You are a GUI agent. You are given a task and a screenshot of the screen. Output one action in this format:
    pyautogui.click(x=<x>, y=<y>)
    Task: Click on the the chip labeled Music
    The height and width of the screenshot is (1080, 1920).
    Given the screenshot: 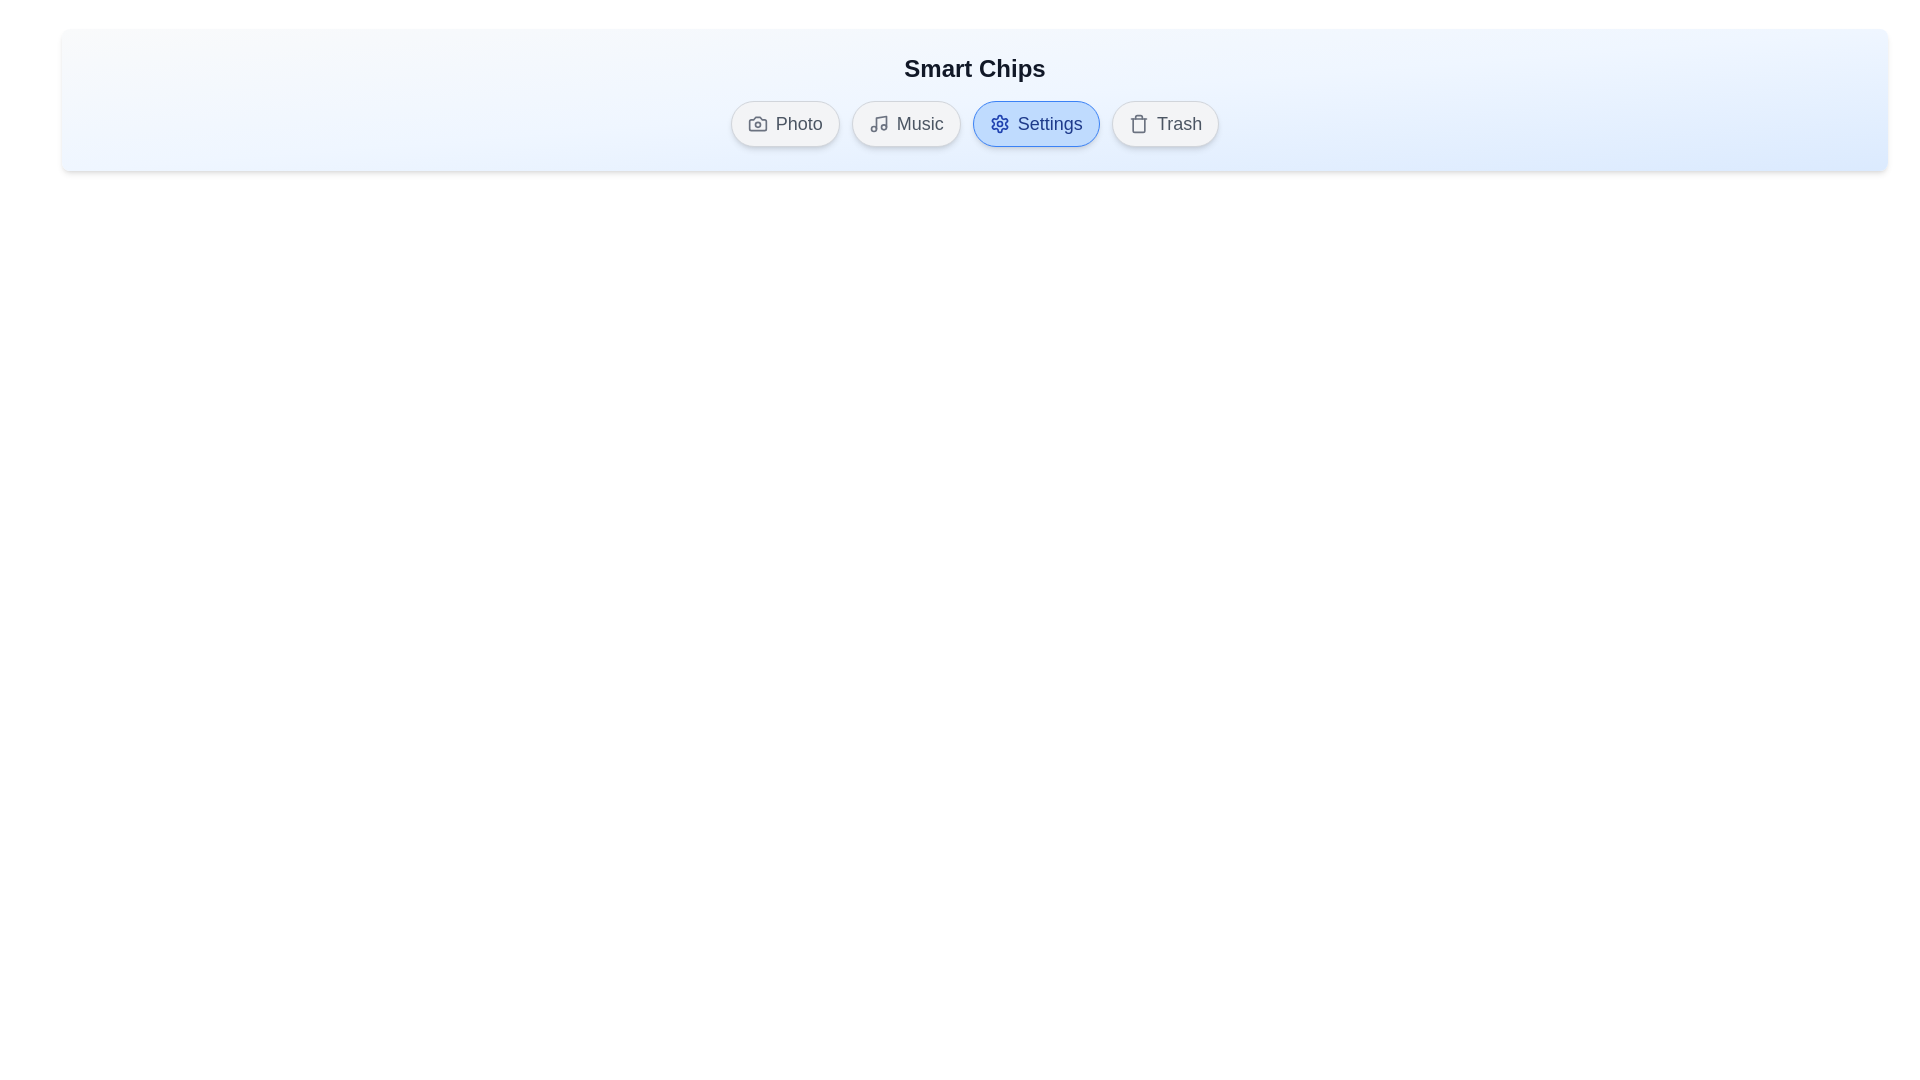 What is the action you would take?
    pyautogui.click(x=905, y=123)
    